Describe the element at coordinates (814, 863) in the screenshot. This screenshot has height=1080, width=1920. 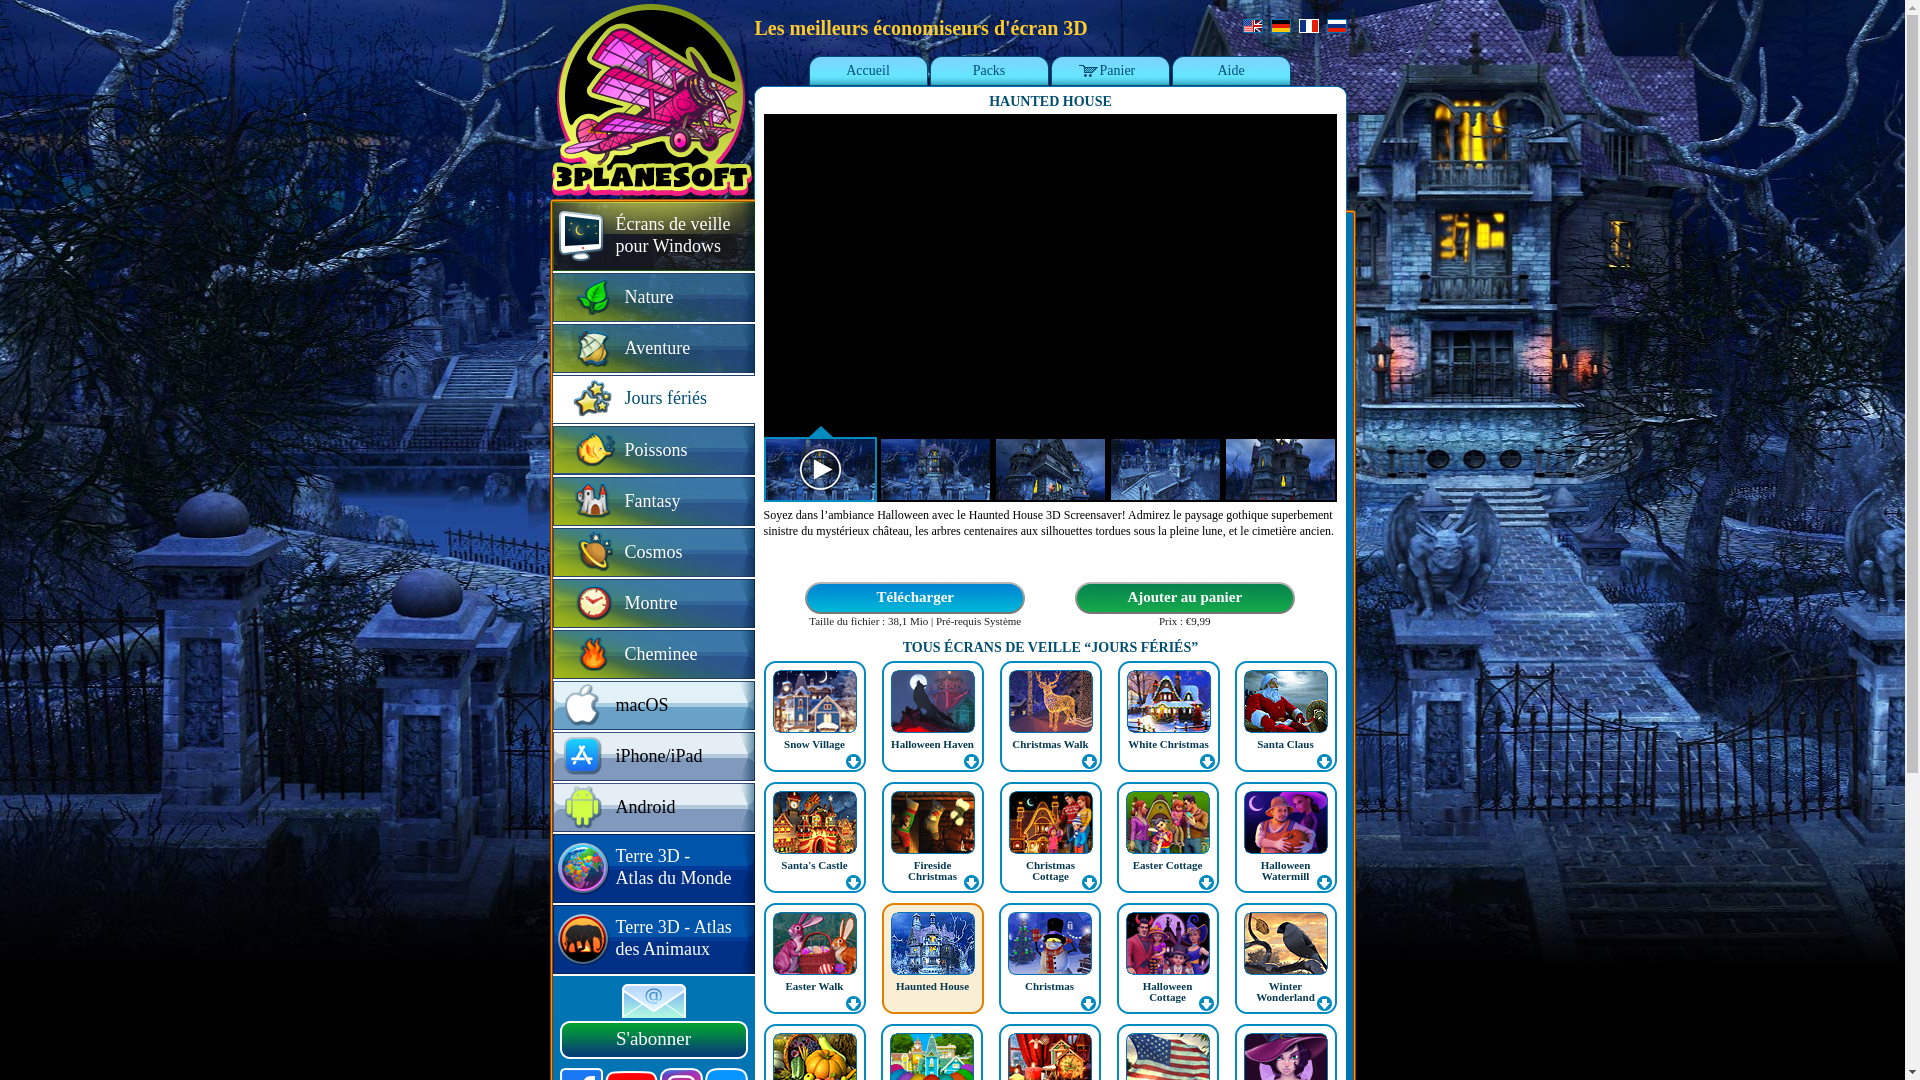
I see `'Santa's Castle'` at that location.